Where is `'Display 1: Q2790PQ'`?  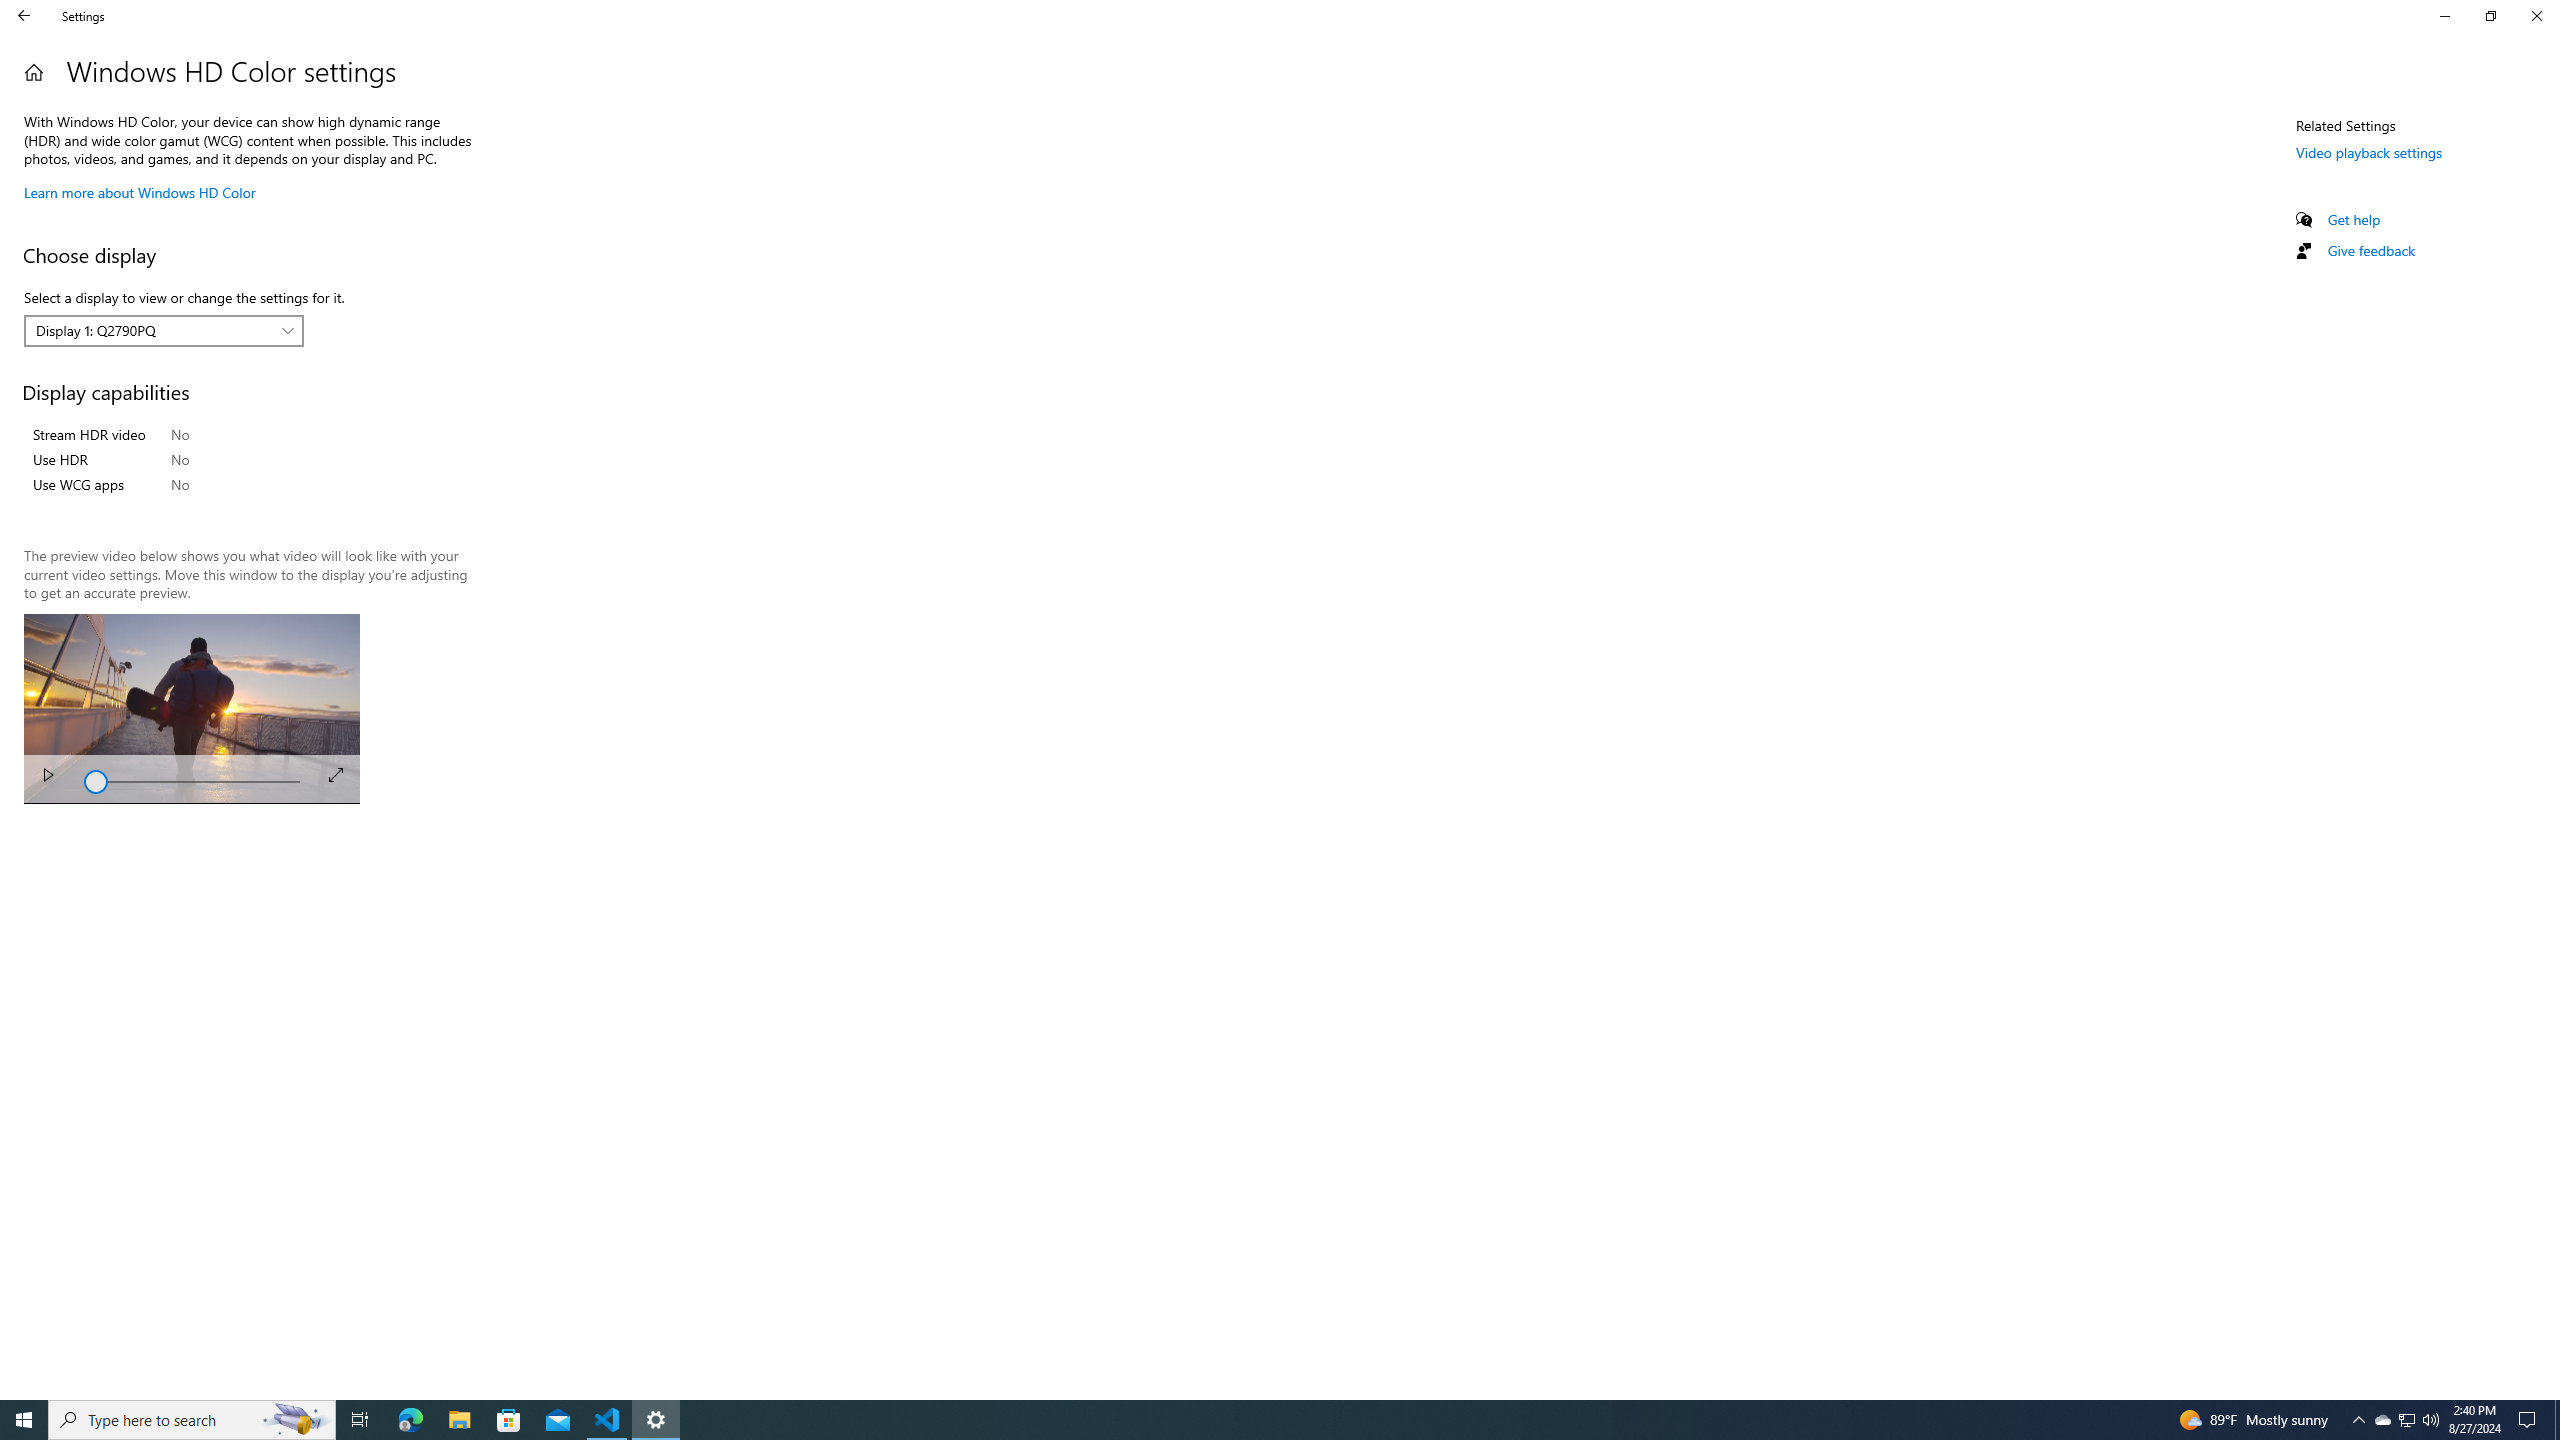
'Display 1: Q2790PQ' is located at coordinates (152, 329).